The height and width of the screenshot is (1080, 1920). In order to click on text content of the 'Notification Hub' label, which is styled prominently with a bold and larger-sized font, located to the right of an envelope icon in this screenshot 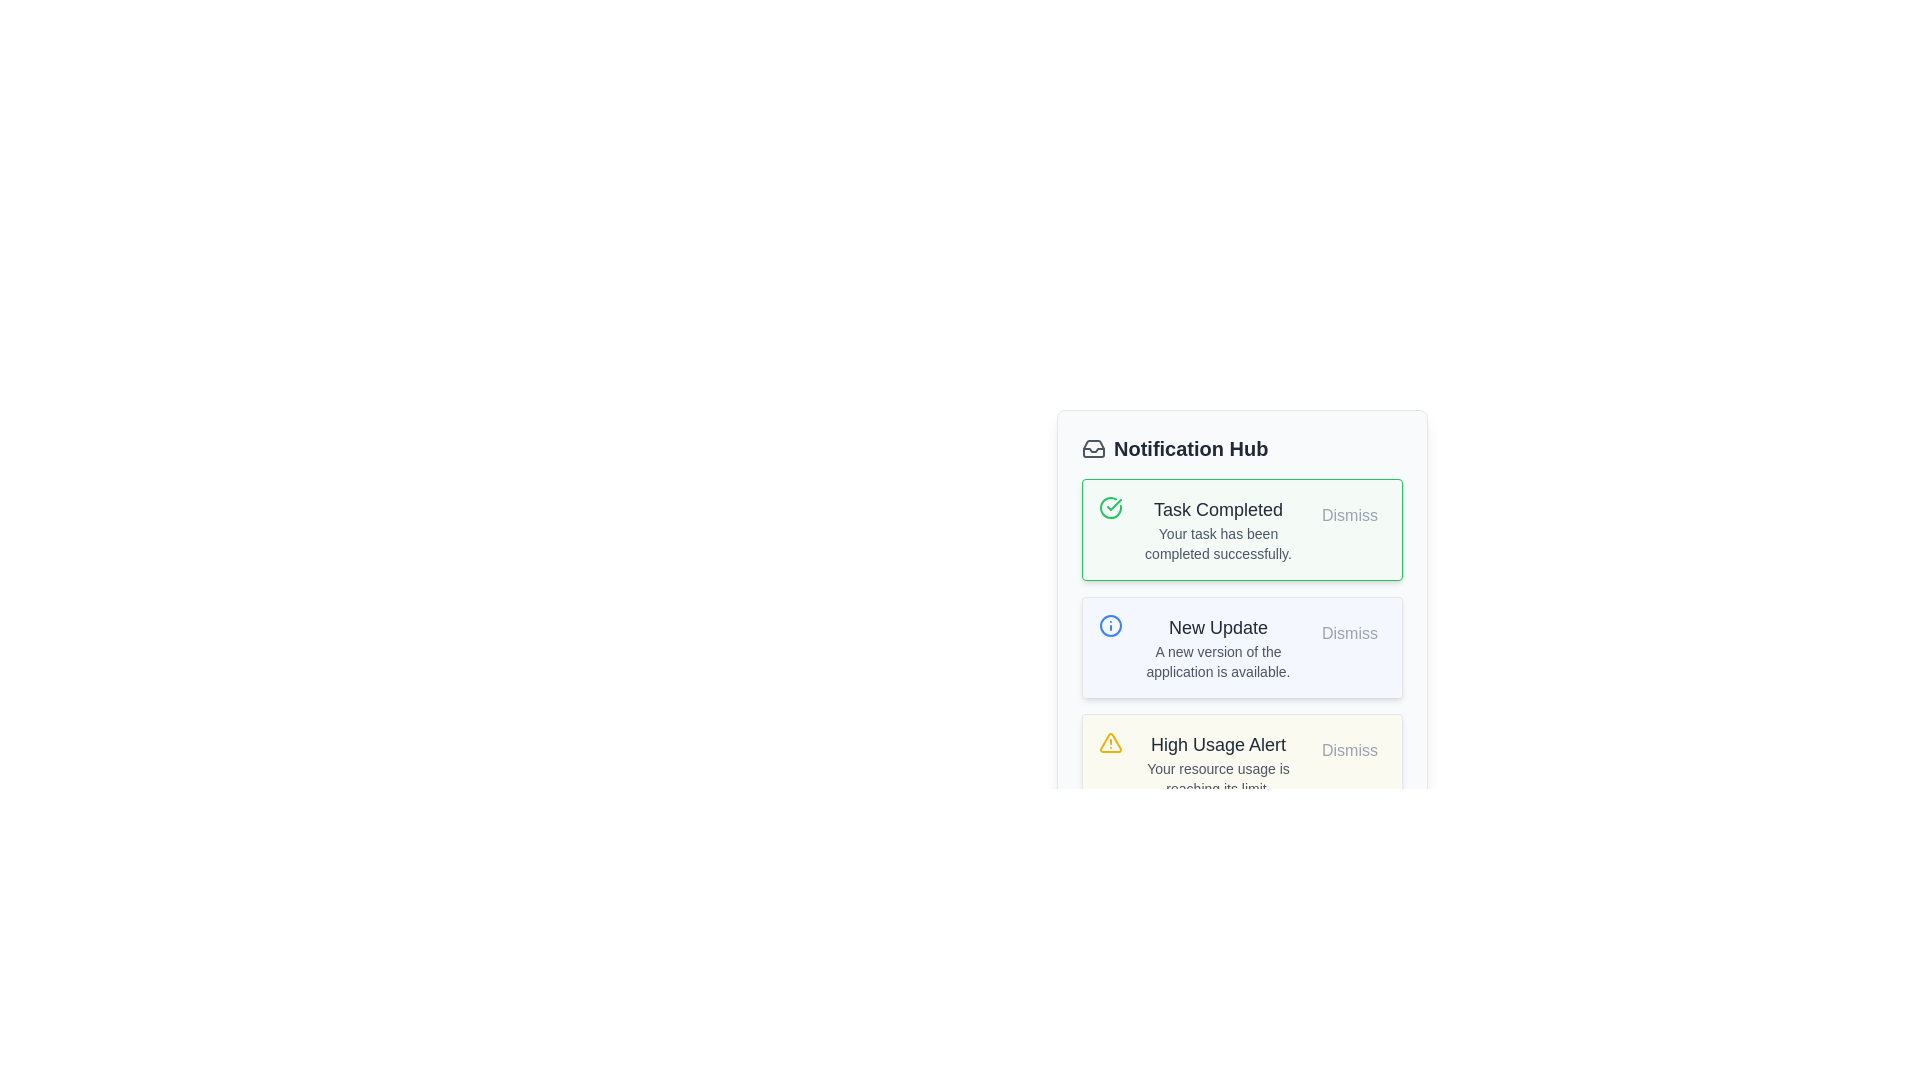, I will do `click(1191, 447)`.